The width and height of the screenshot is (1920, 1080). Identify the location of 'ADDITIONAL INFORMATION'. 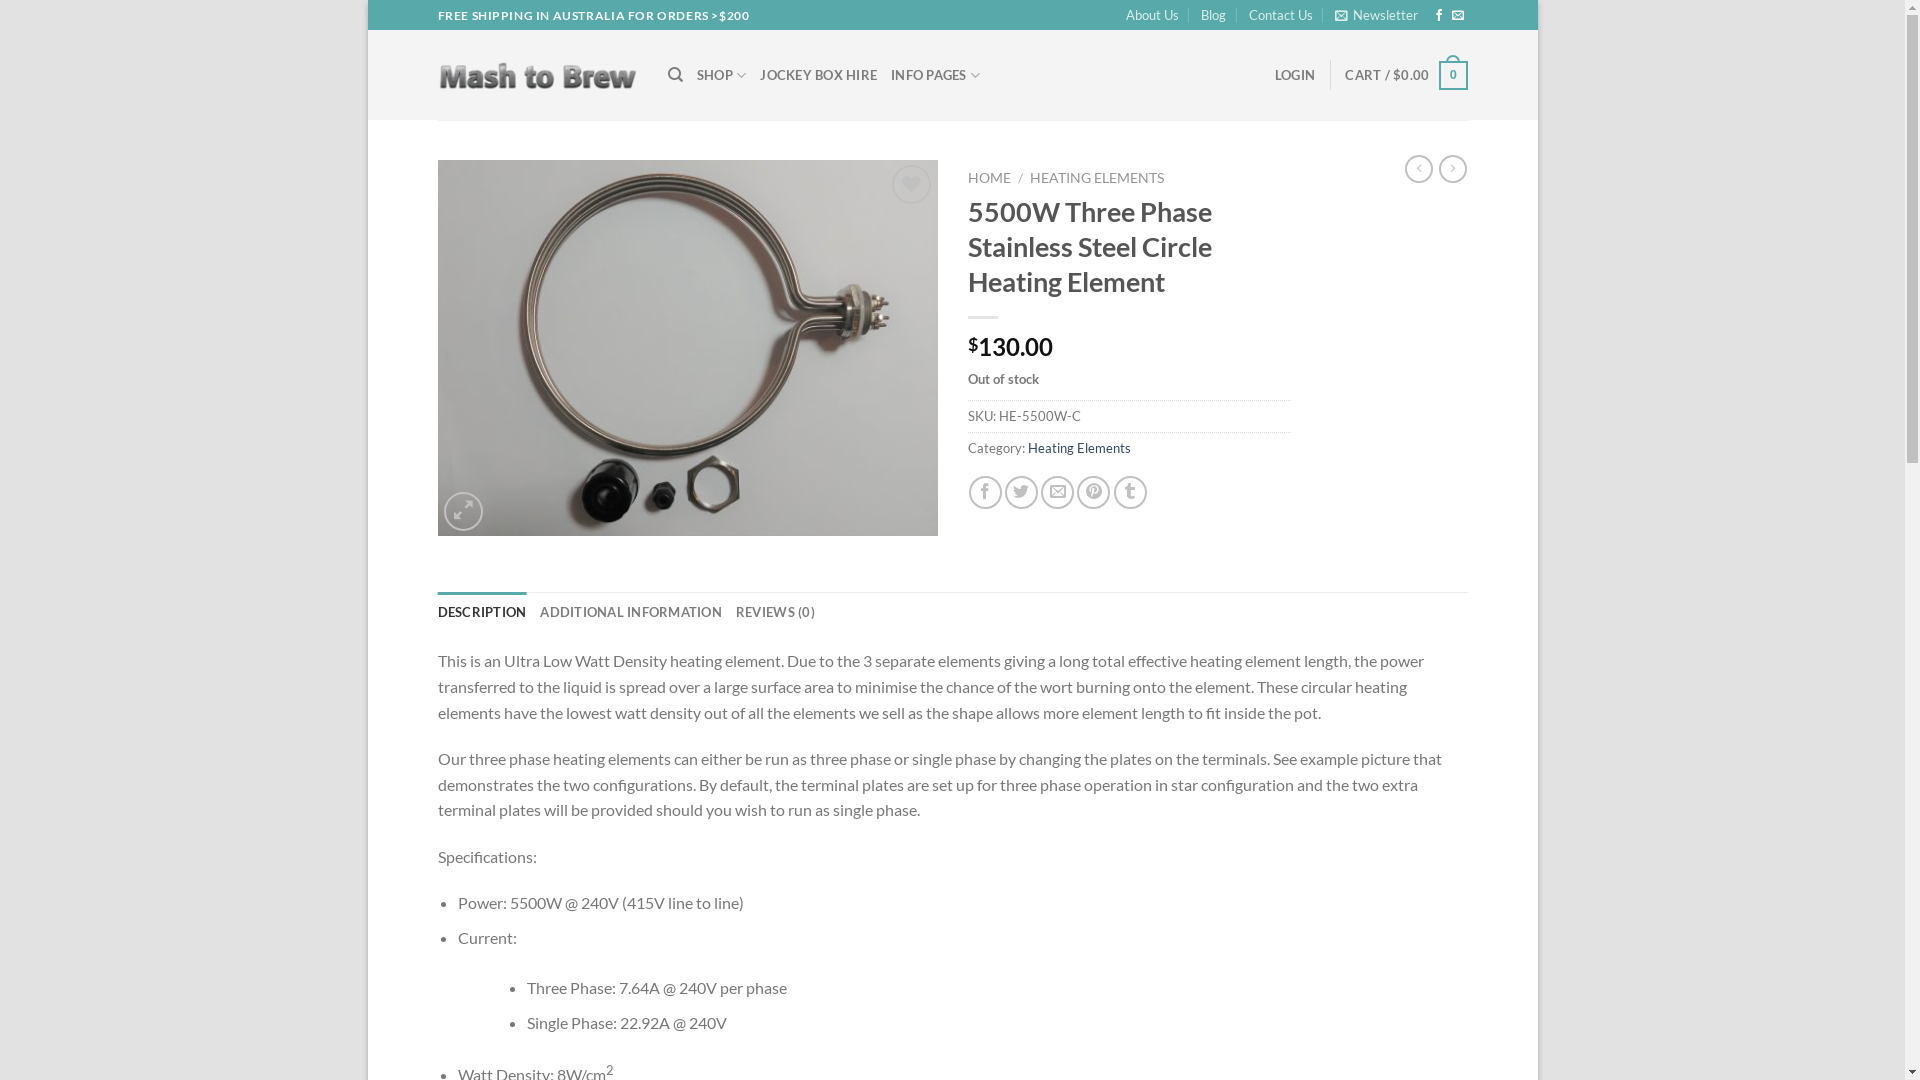
(539, 611).